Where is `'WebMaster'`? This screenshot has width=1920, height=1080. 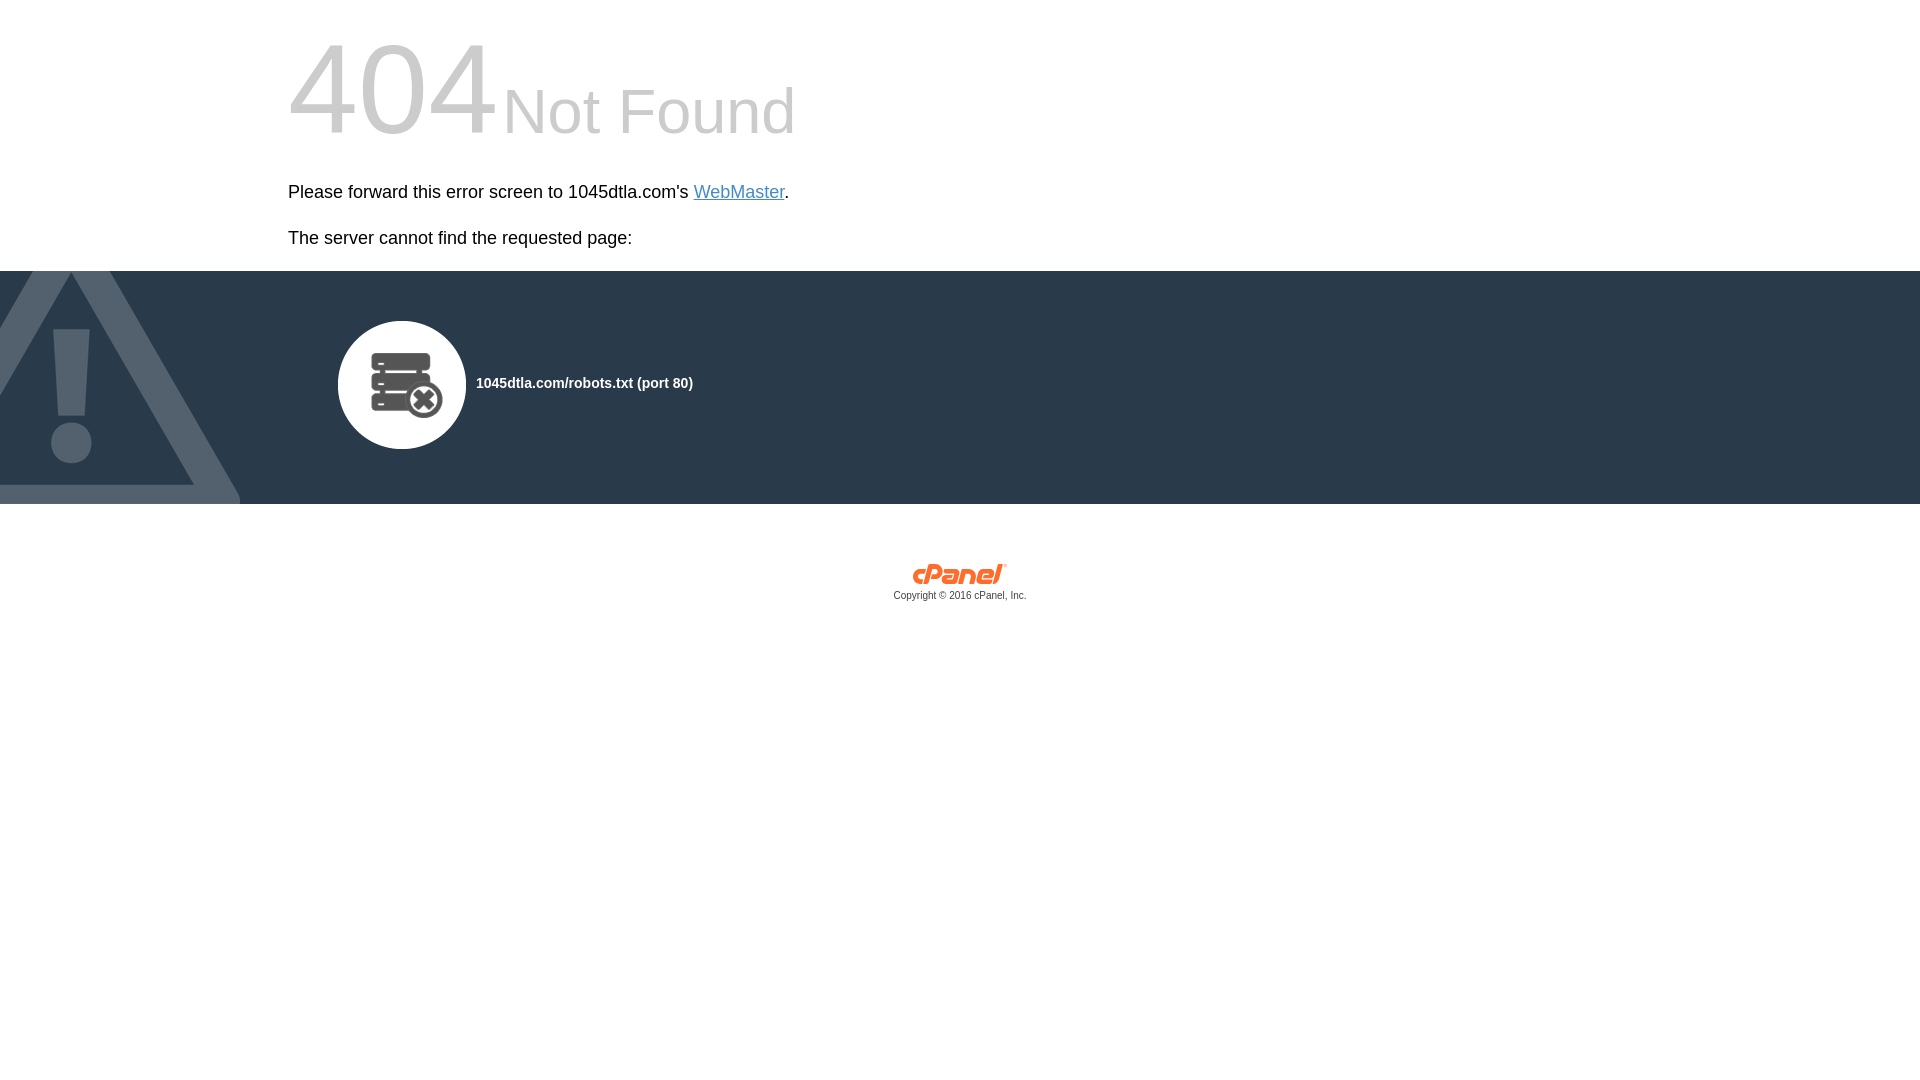 'WebMaster' is located at coordinates (694, 192).